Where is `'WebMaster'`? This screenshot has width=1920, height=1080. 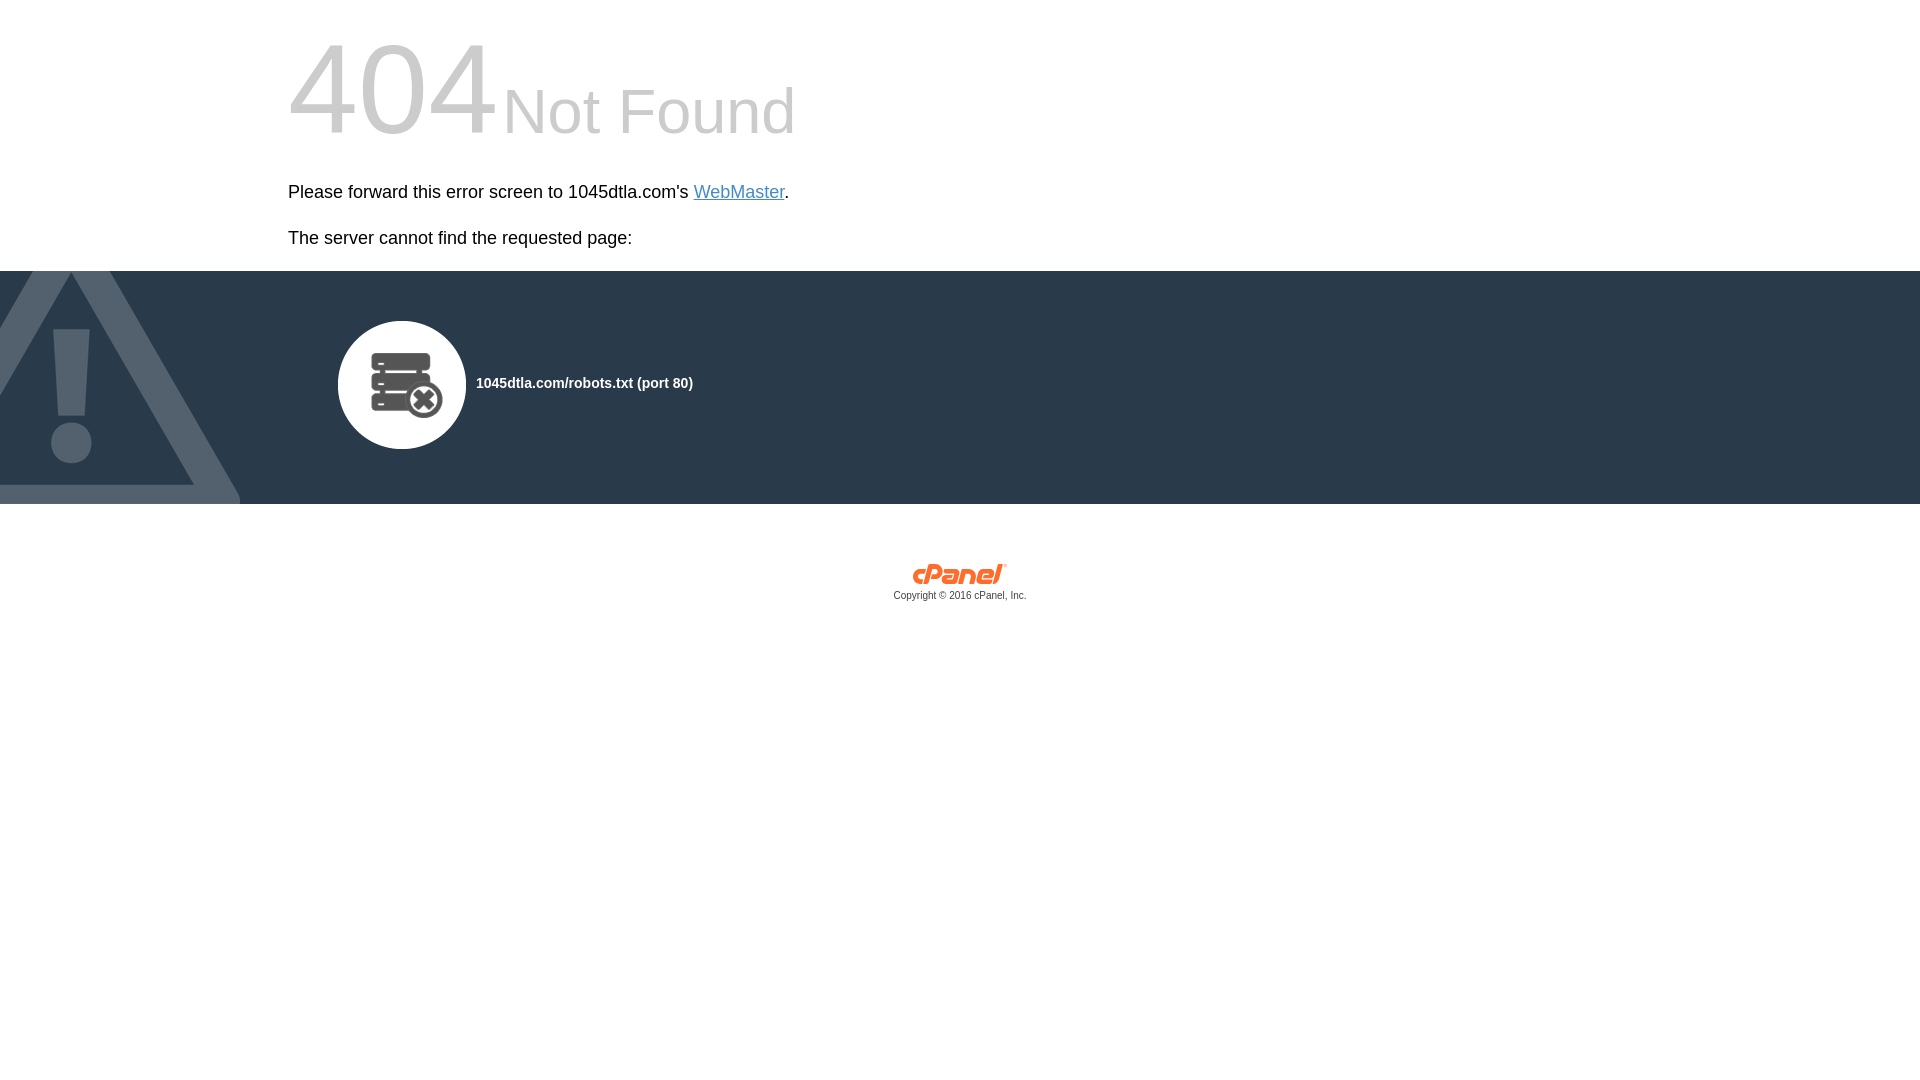 'WebMaster' is located at coordinates (694, 192).